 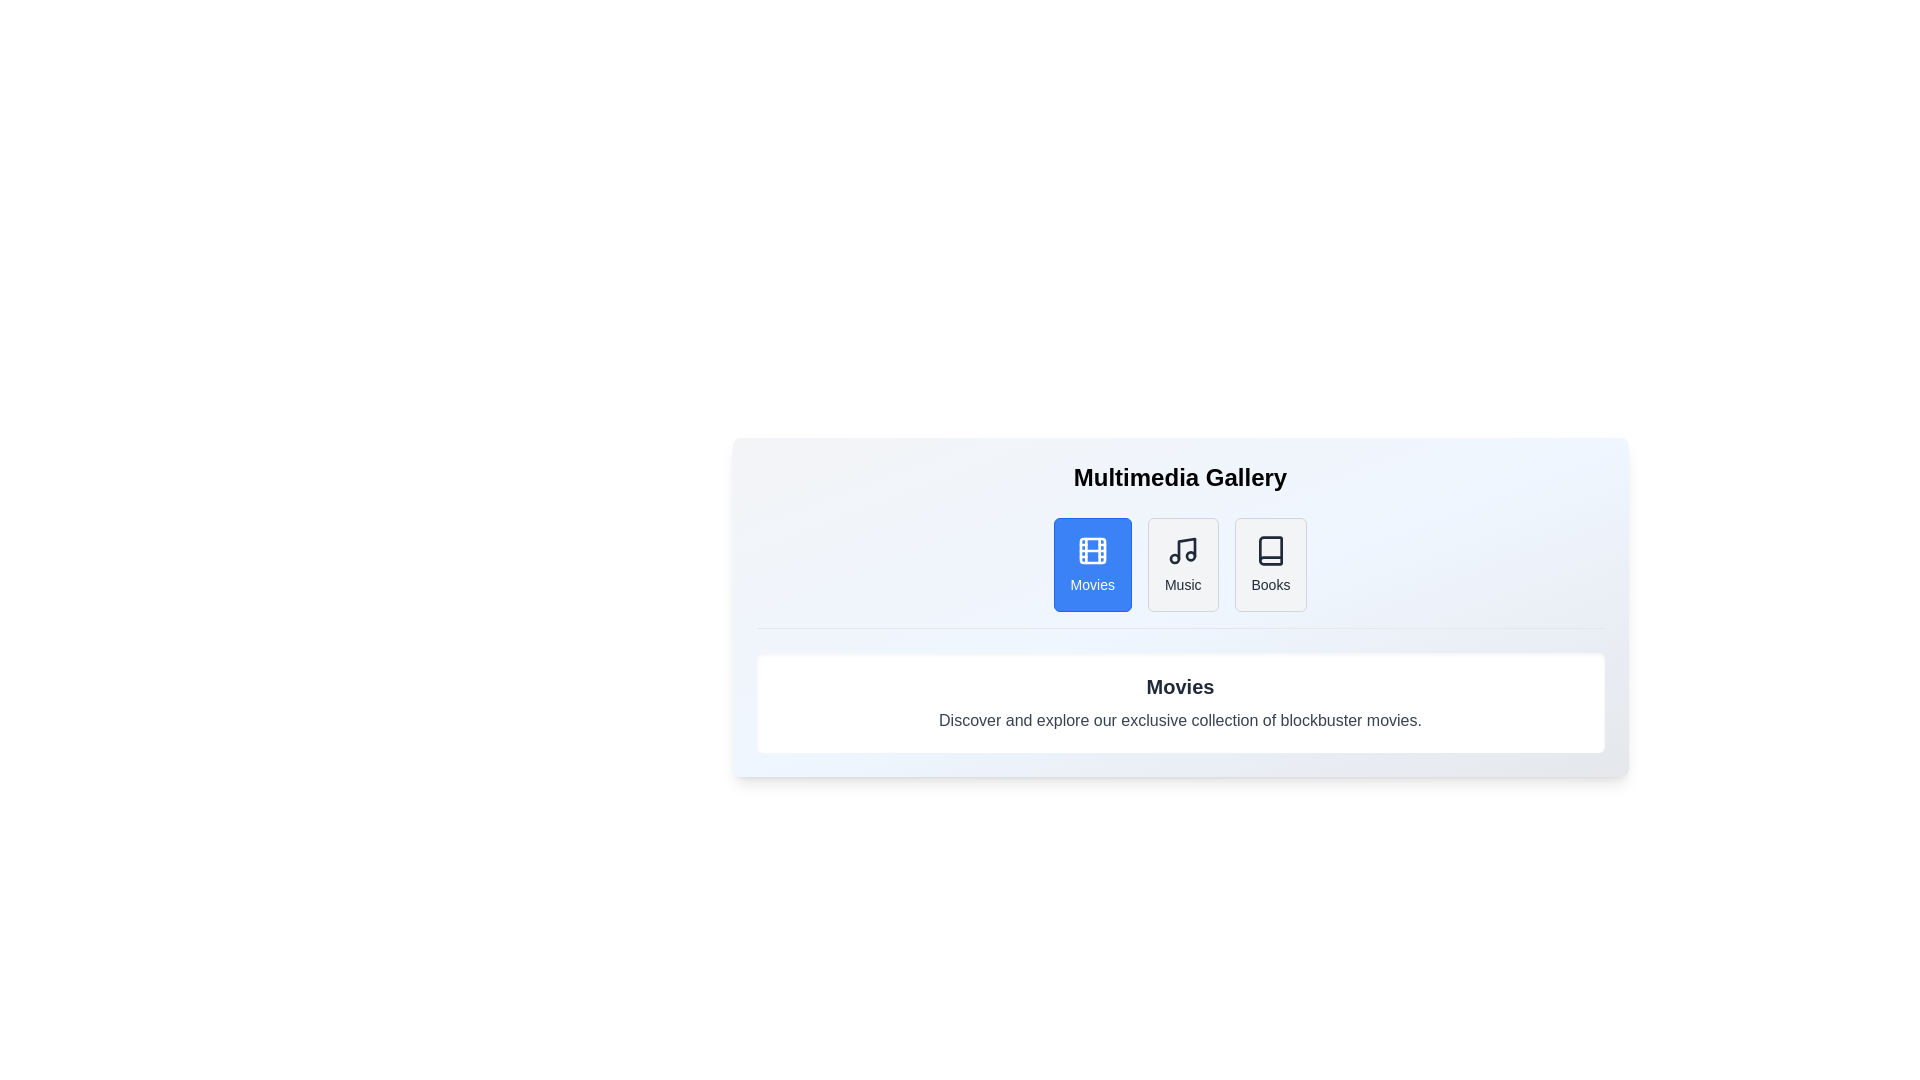 I want to click on the Books tab to view its contents, so click(x=1270, y=564).